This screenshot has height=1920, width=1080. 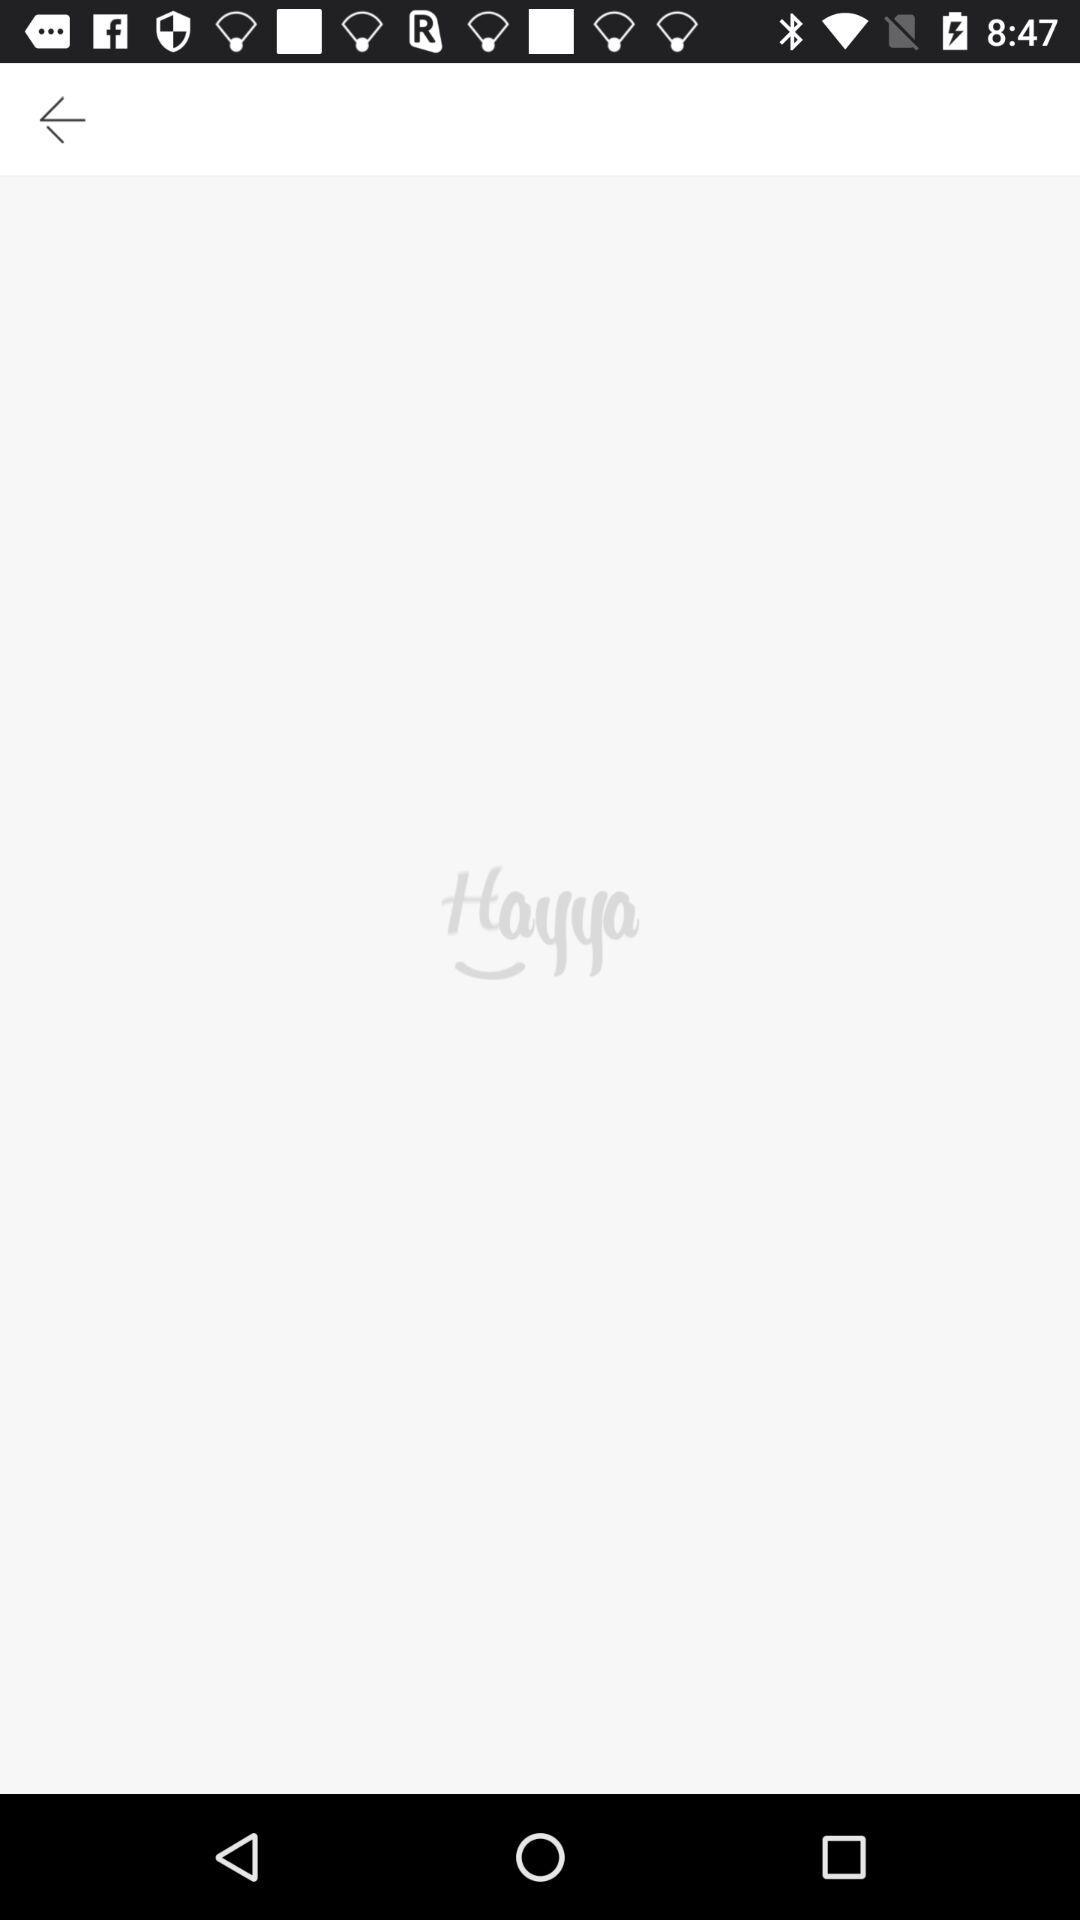 What do you see at coordinates (61, 118) in the screenshot?
I see `the icon at the top left corner` at bounding box center [61, 118].